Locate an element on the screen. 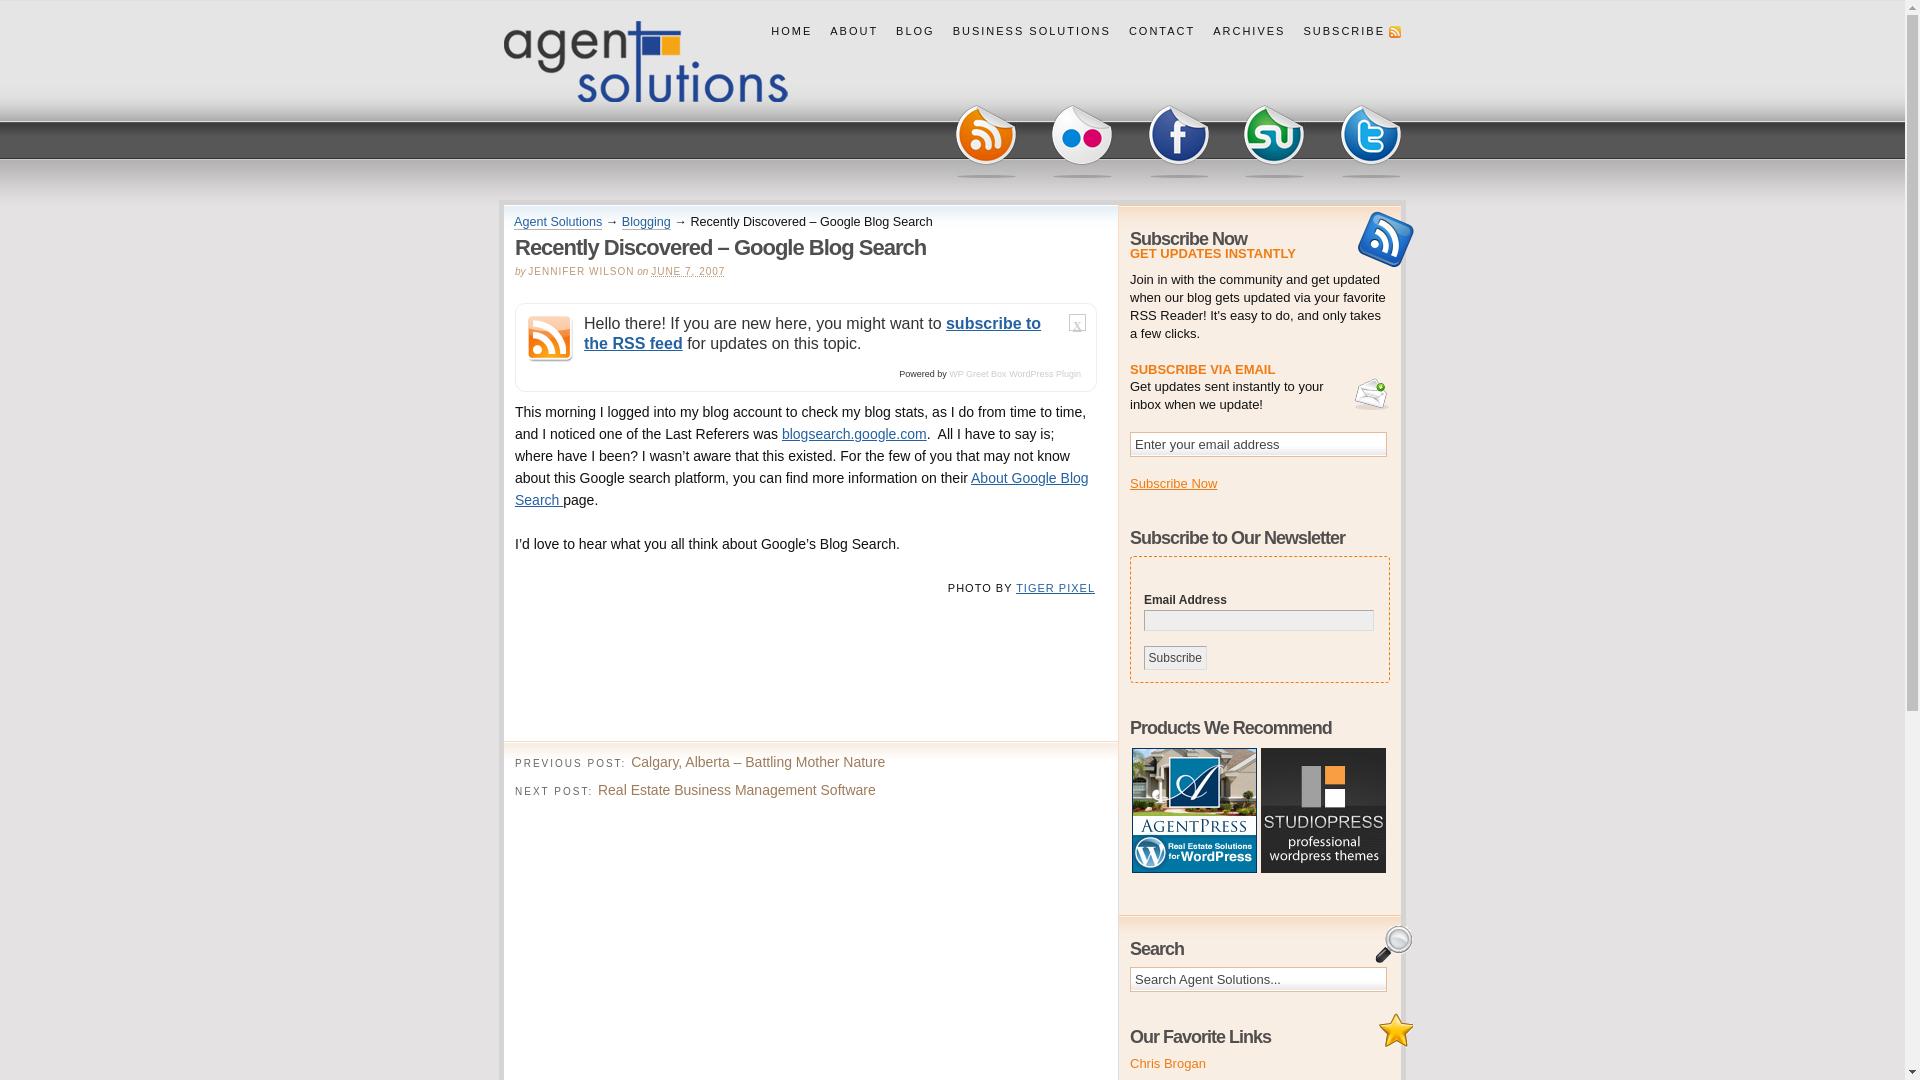  'TIGER PIXEL' is located at coordinates (1016, 586).